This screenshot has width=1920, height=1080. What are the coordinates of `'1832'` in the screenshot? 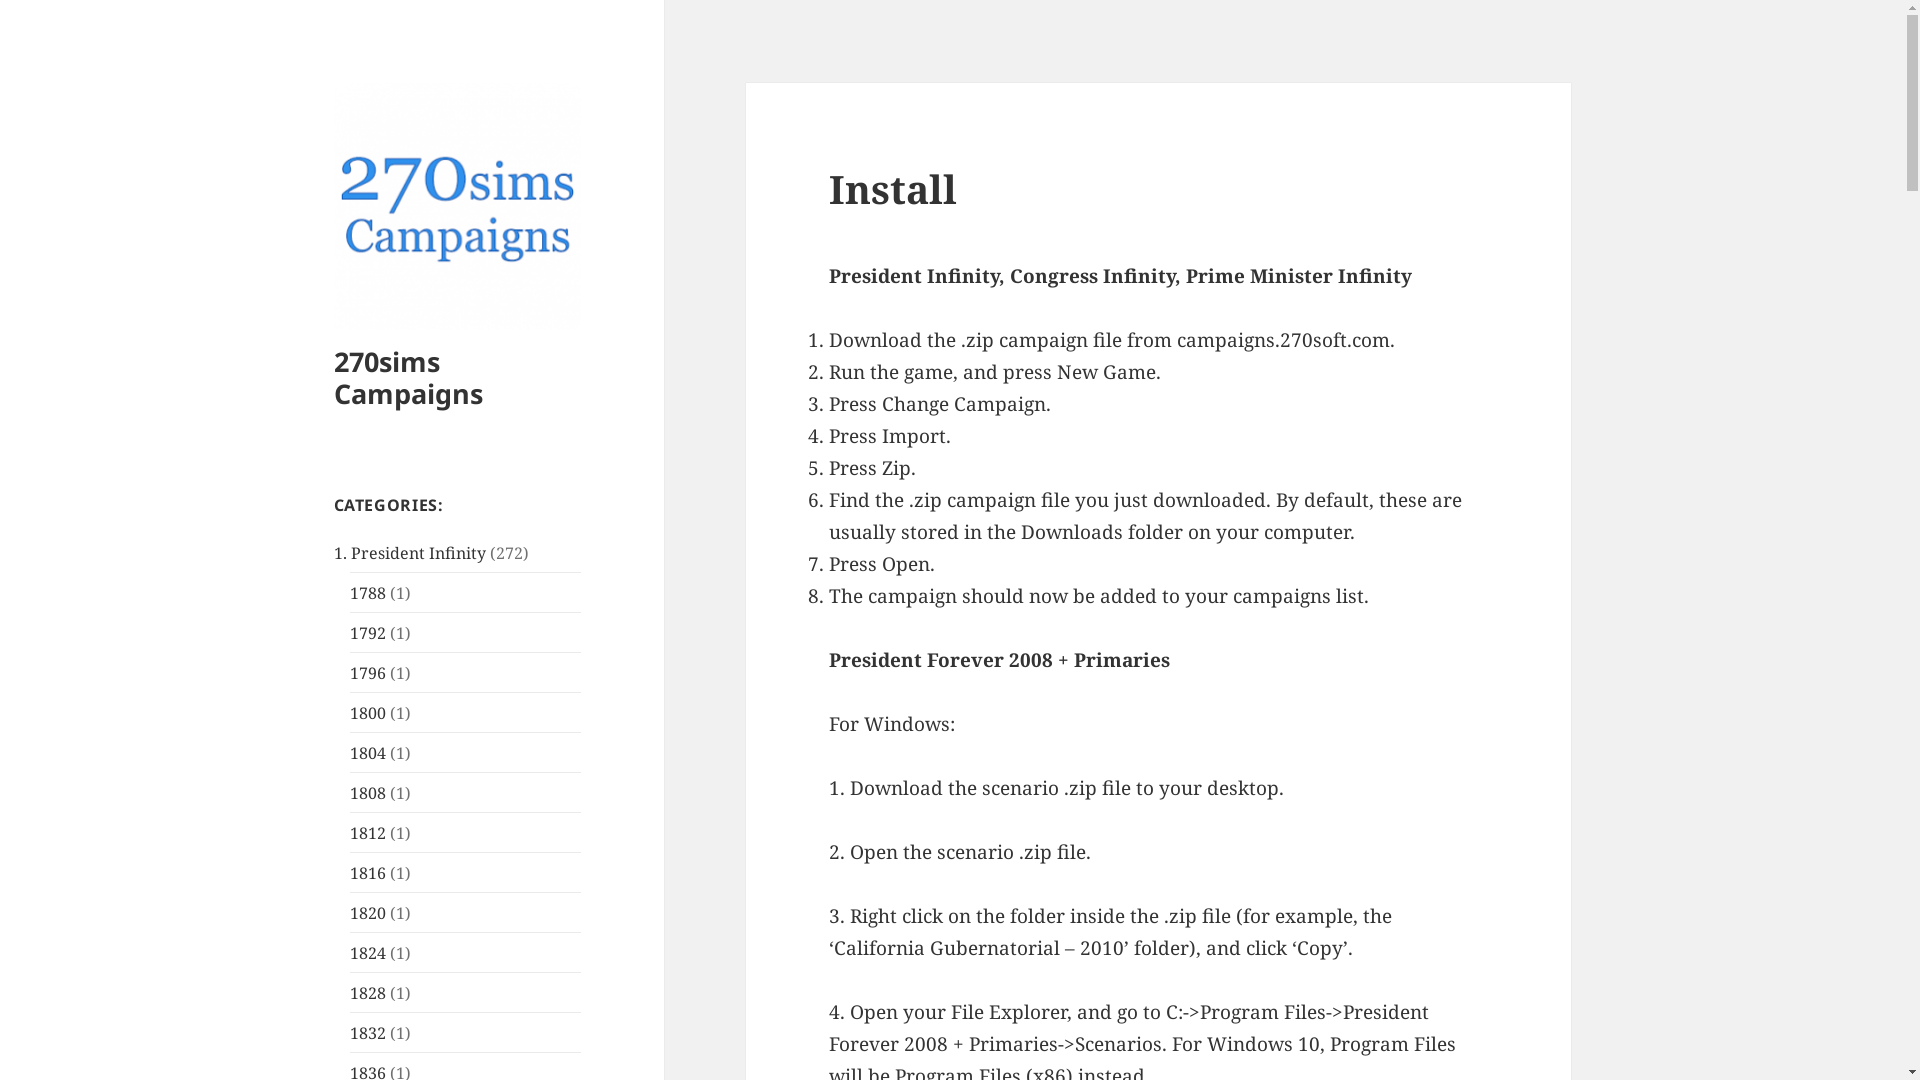 It's located at (368, 1033).